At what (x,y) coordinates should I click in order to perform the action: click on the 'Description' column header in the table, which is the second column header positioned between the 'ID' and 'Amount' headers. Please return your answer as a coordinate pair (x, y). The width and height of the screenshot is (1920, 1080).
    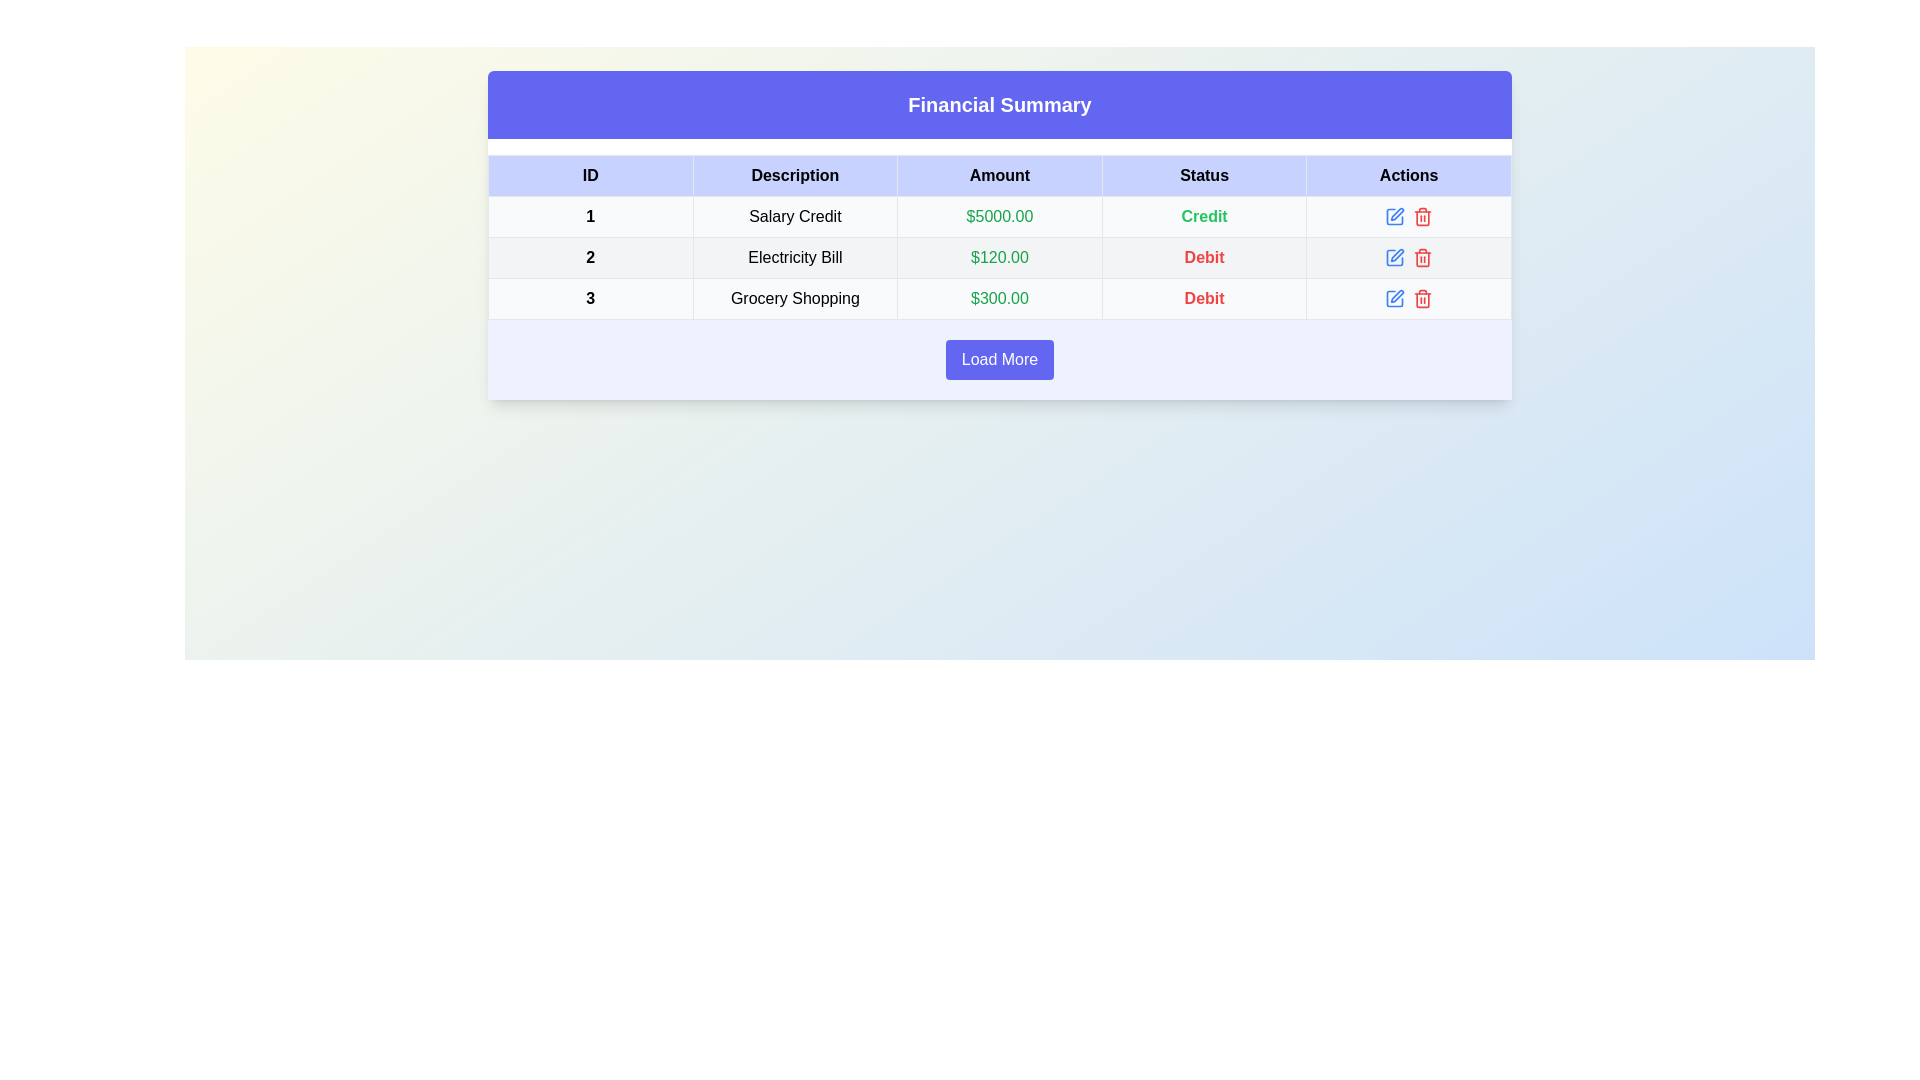
    Looking at the image, I should click on (794, 175).